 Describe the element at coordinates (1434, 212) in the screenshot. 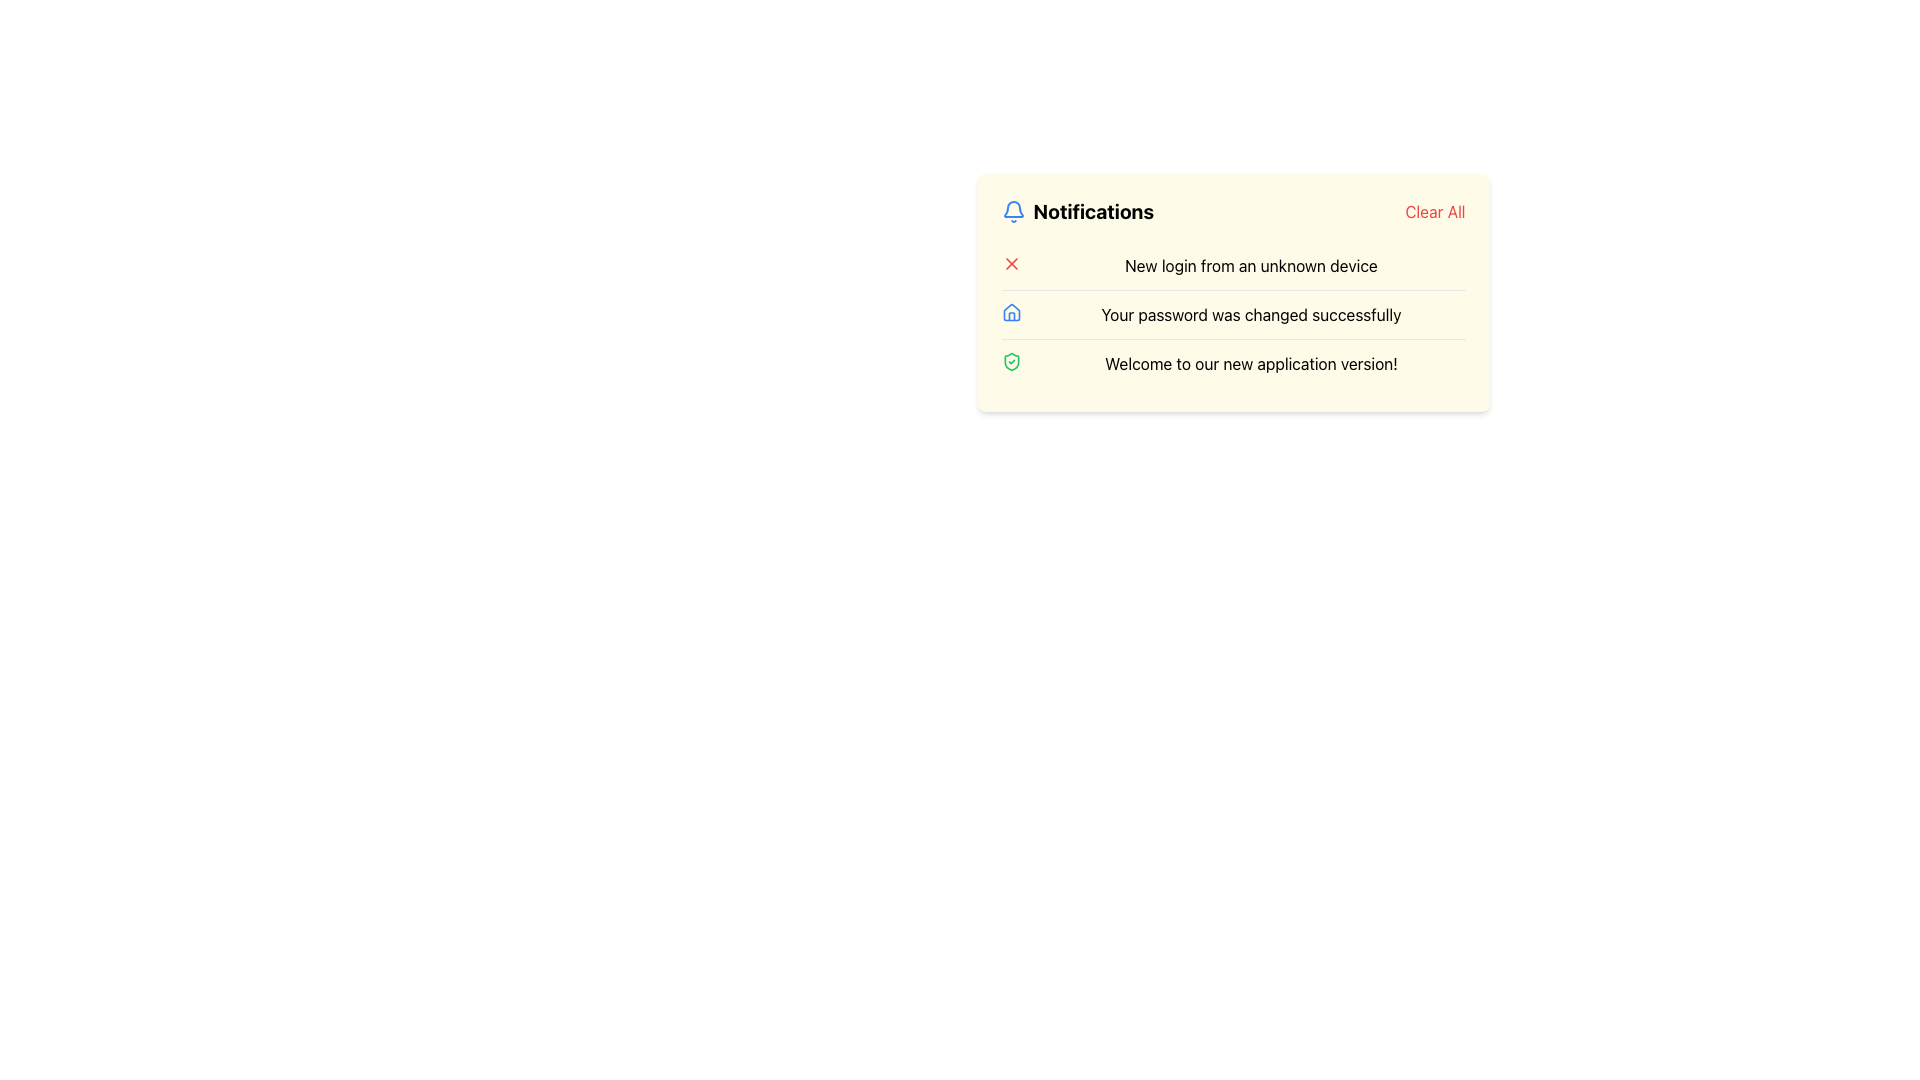

I see `the clear notifications button located at the upper-right corner of the notifications component` at that location.